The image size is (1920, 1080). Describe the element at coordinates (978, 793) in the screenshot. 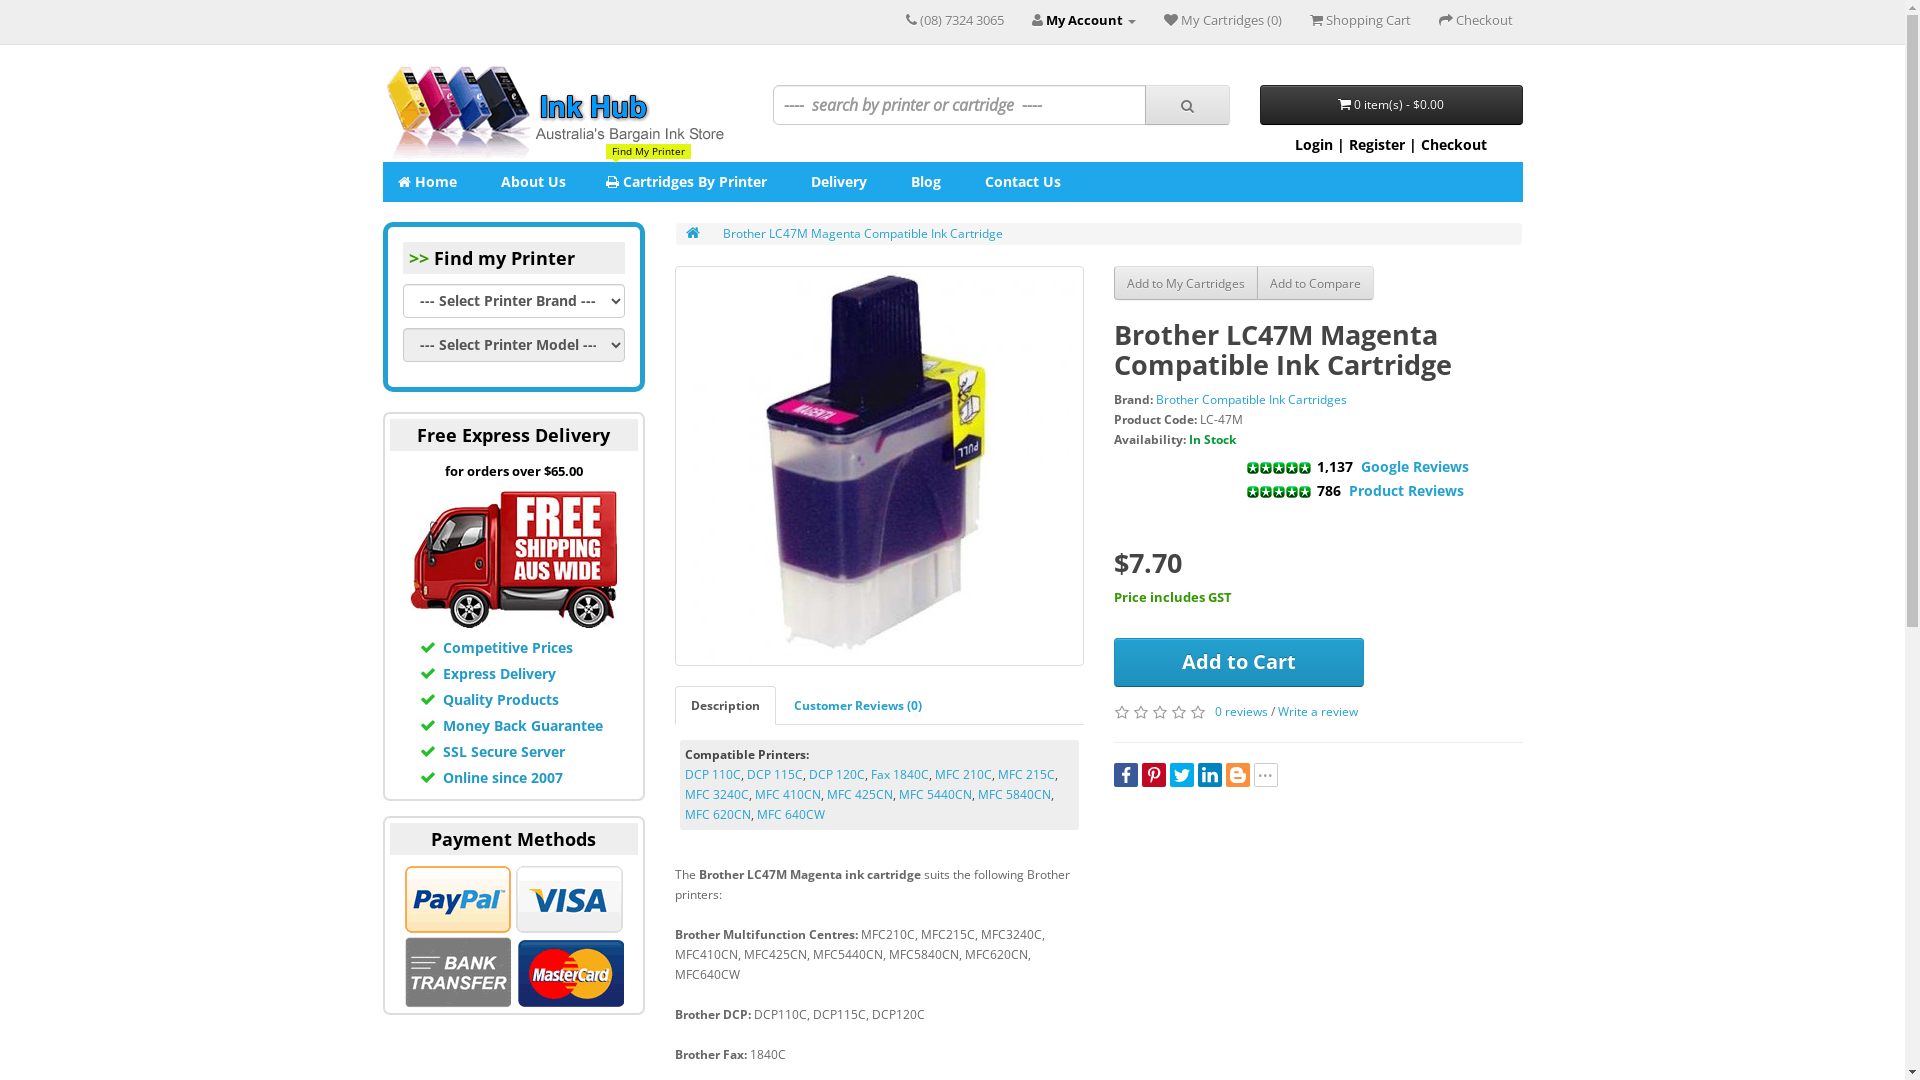

I see `'MFC 5840CN'` at that location.